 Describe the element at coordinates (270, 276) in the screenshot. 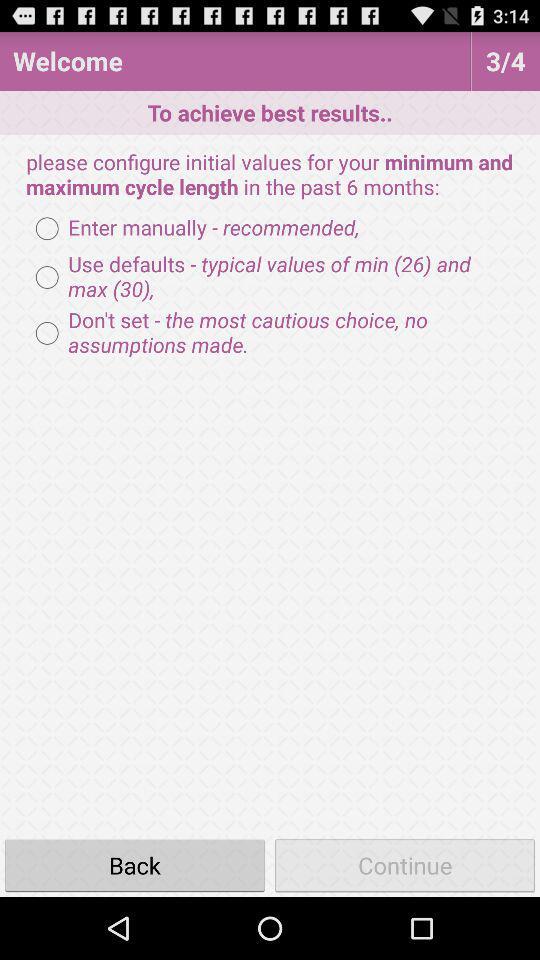

I see `radio button below enter manually - recommended, icon` at that location.